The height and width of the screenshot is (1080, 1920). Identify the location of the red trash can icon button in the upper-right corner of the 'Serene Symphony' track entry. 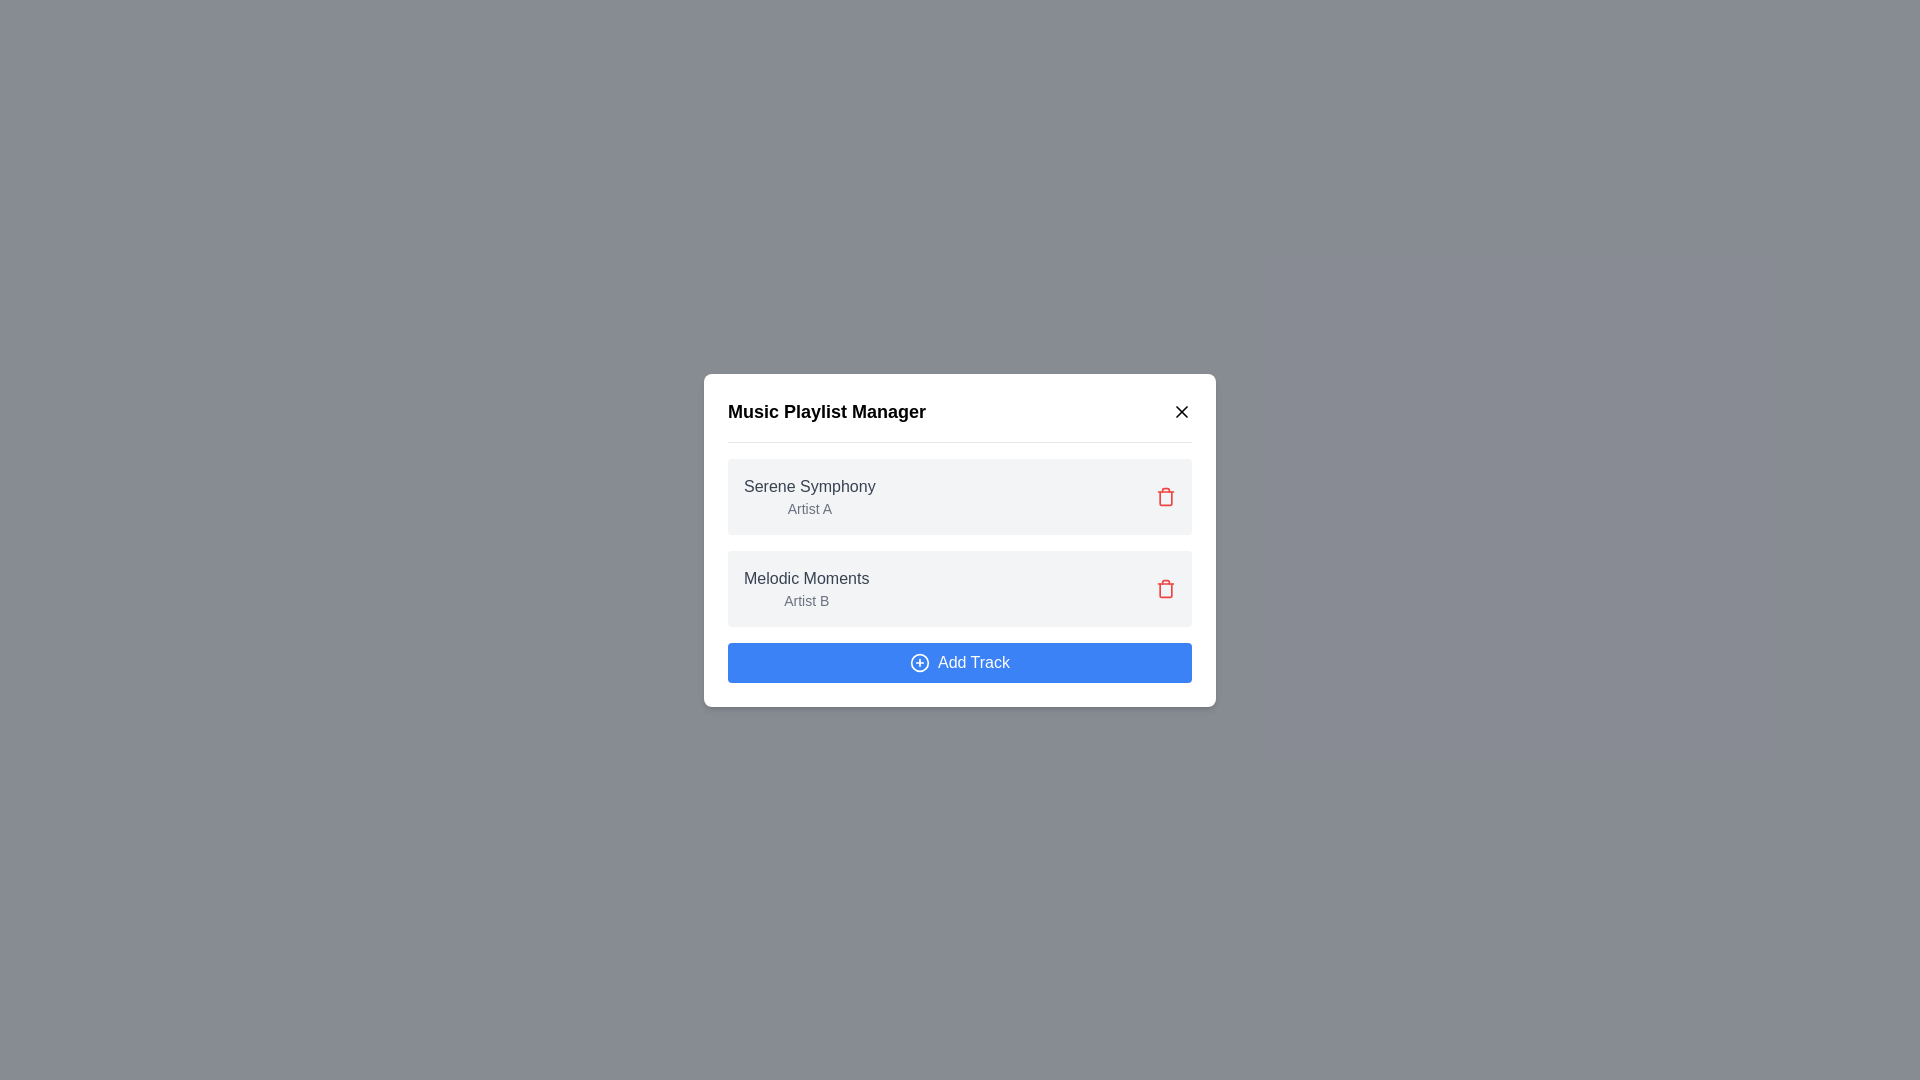
(1166, 495).